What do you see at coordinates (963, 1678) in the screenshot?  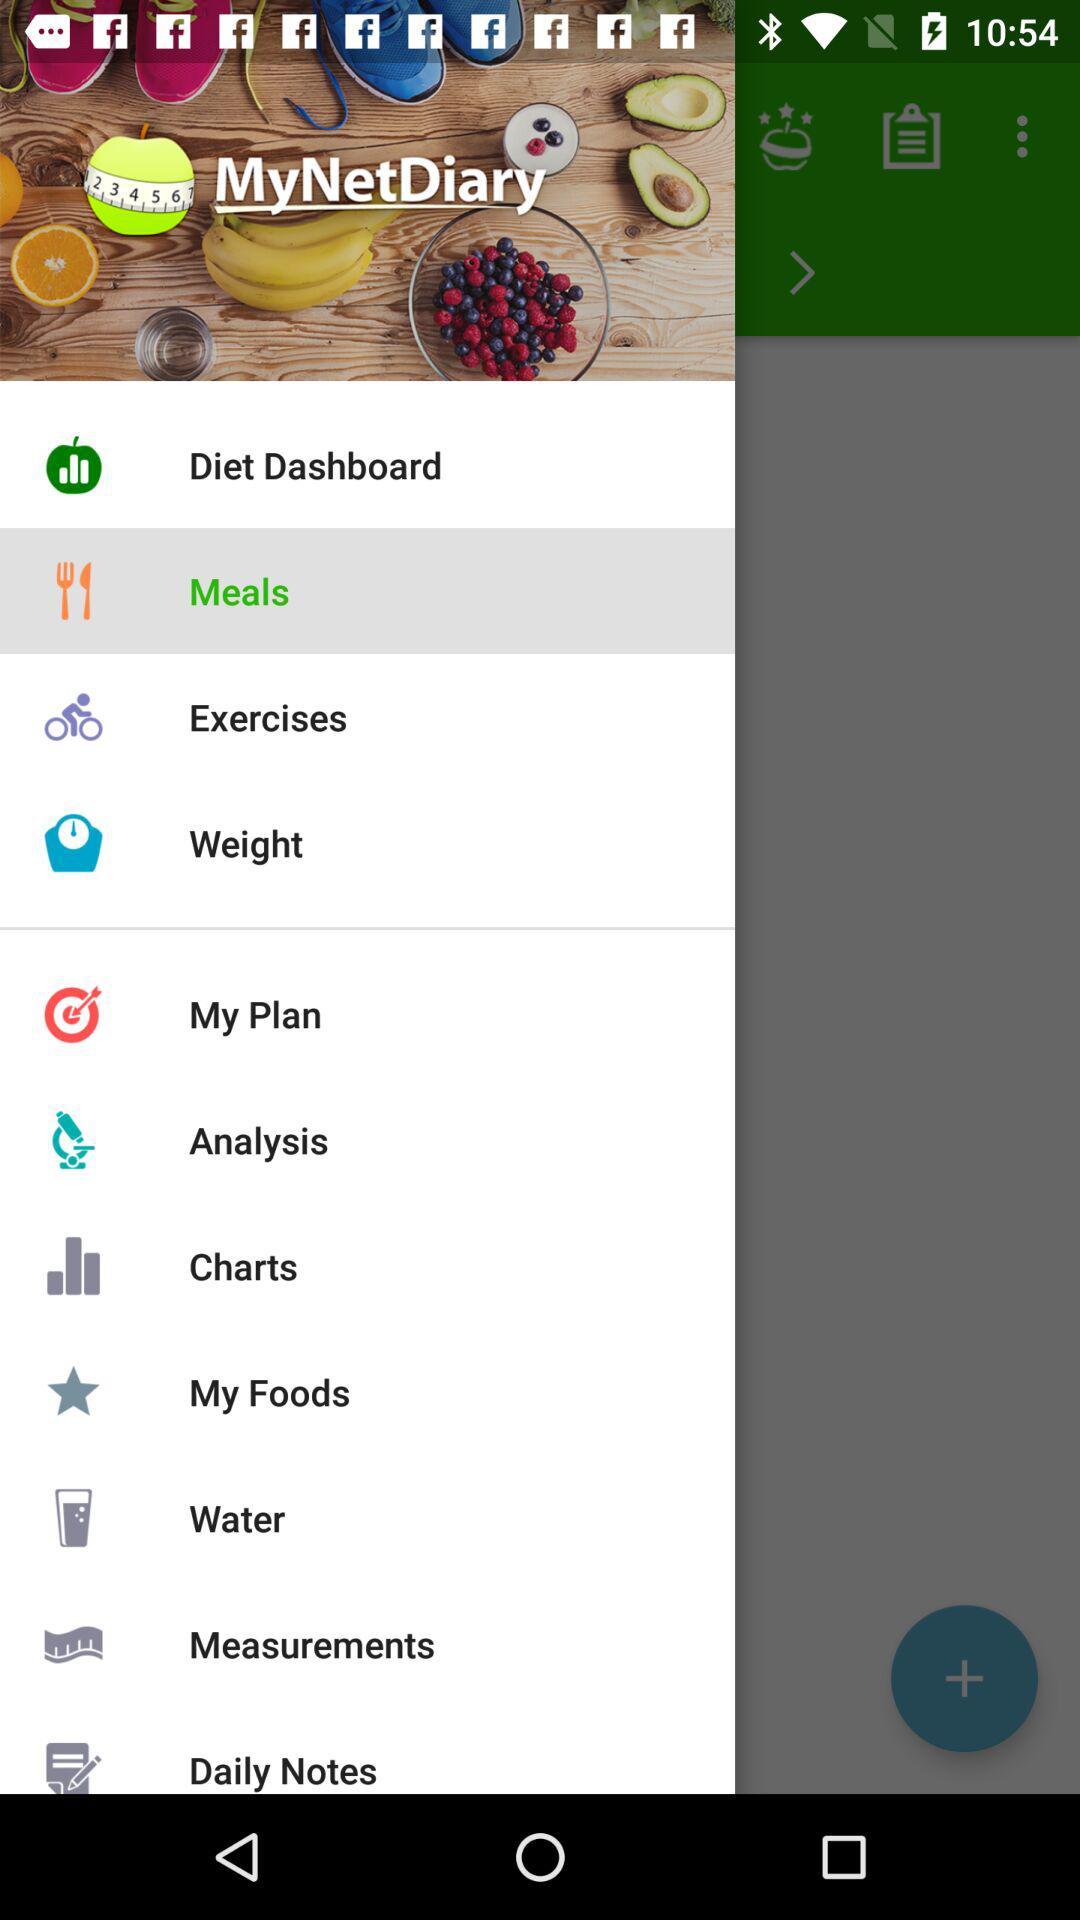 I see `the add icon` at bounding box center [963, 1678].